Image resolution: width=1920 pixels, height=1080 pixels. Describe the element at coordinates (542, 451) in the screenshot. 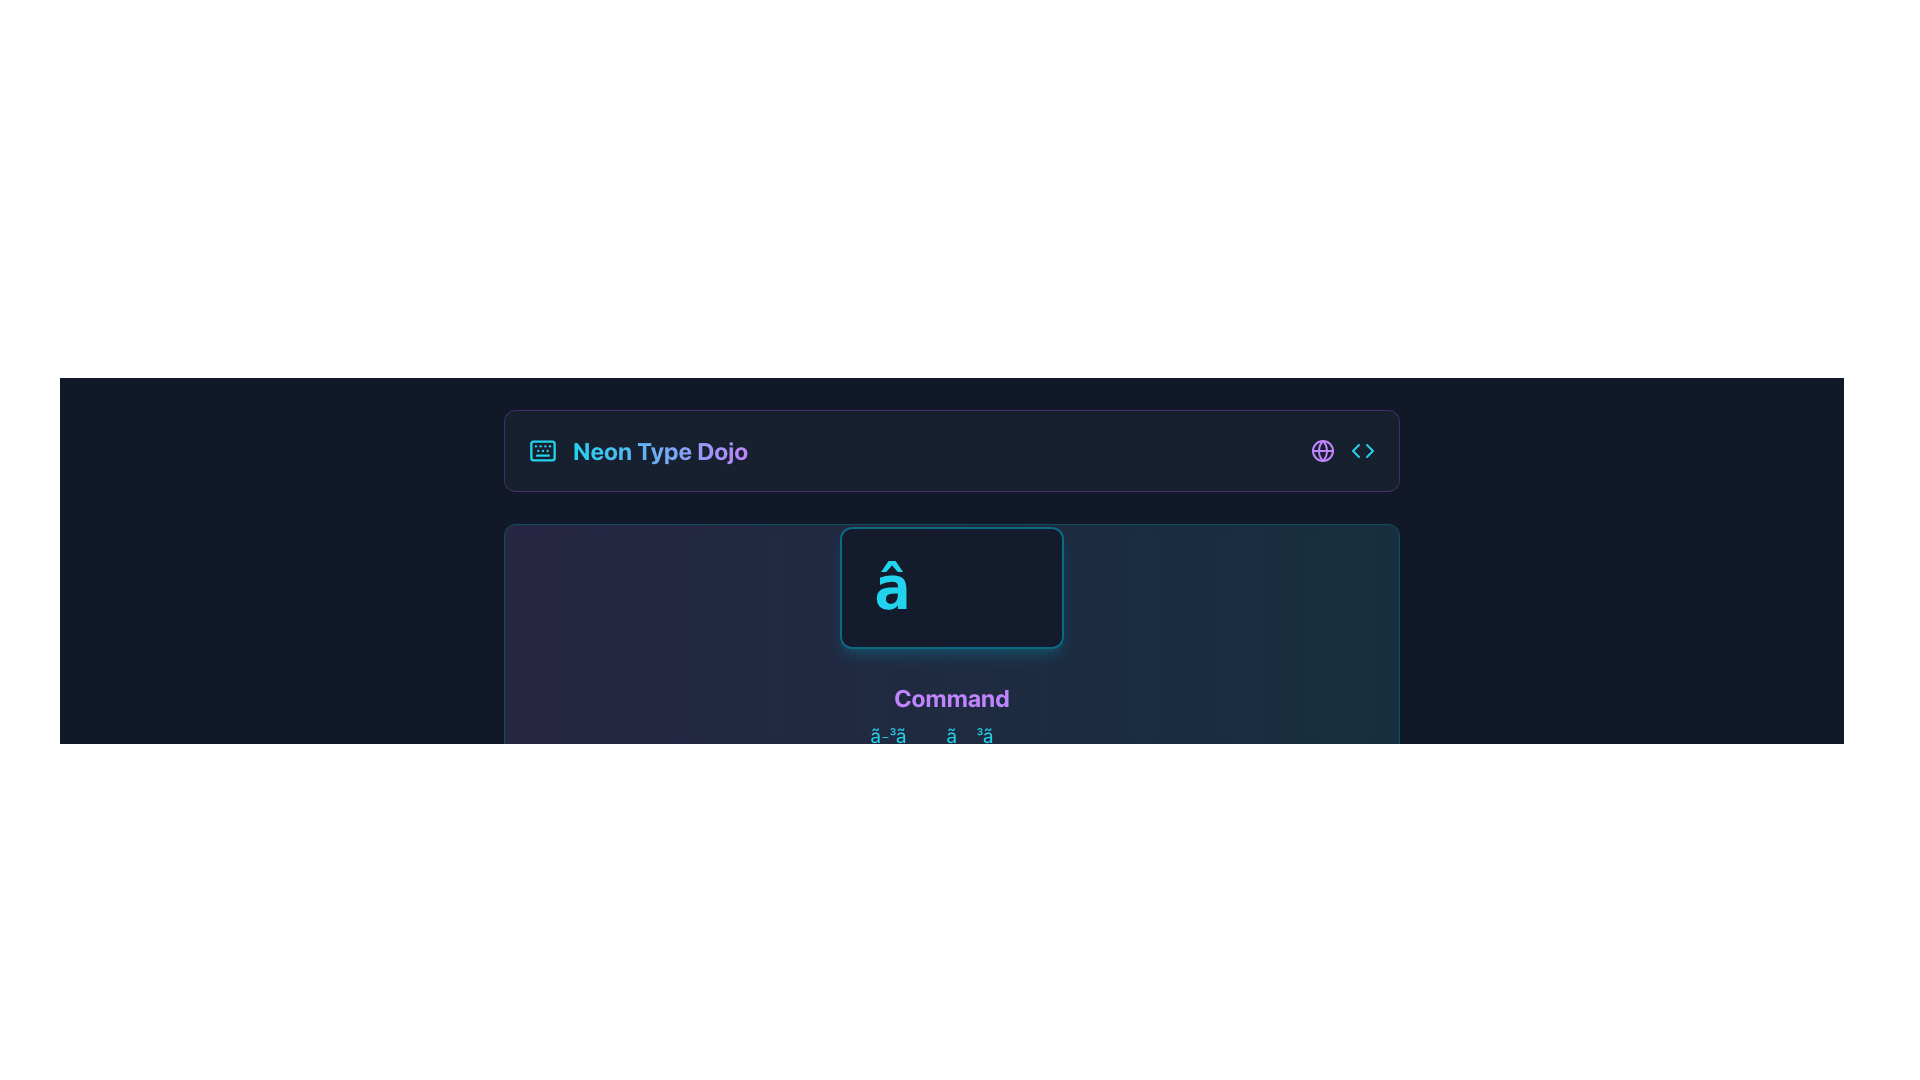

I see `the central rectangular button of the keyboard illustration to trigger relevant actions` at that location.